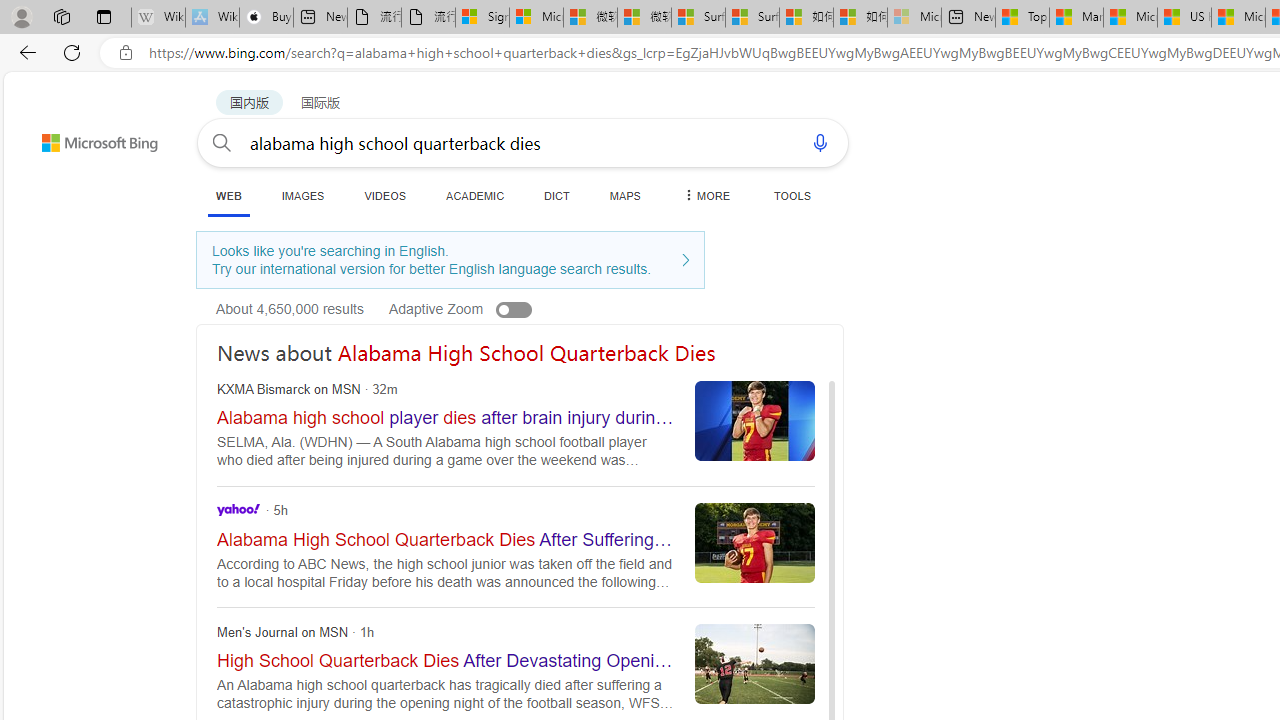 Image resolution: width=1280 pixels, height=720 pixels. Describe the element at coordinates (557, 195) in the screenshot. I see `'DICT'` at that location.